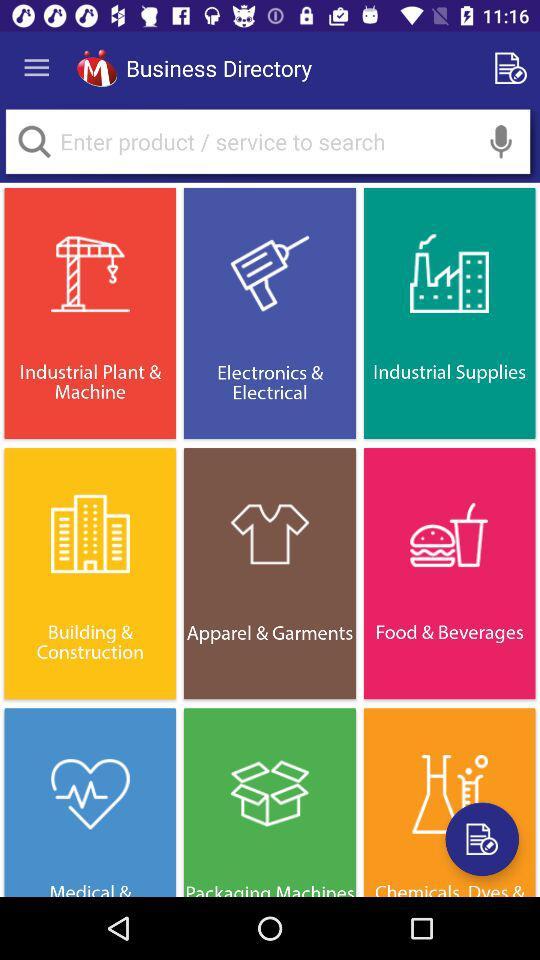  Describe the element at coordinates (267, 140) in the screenshot. I see `type product or service` at that location.